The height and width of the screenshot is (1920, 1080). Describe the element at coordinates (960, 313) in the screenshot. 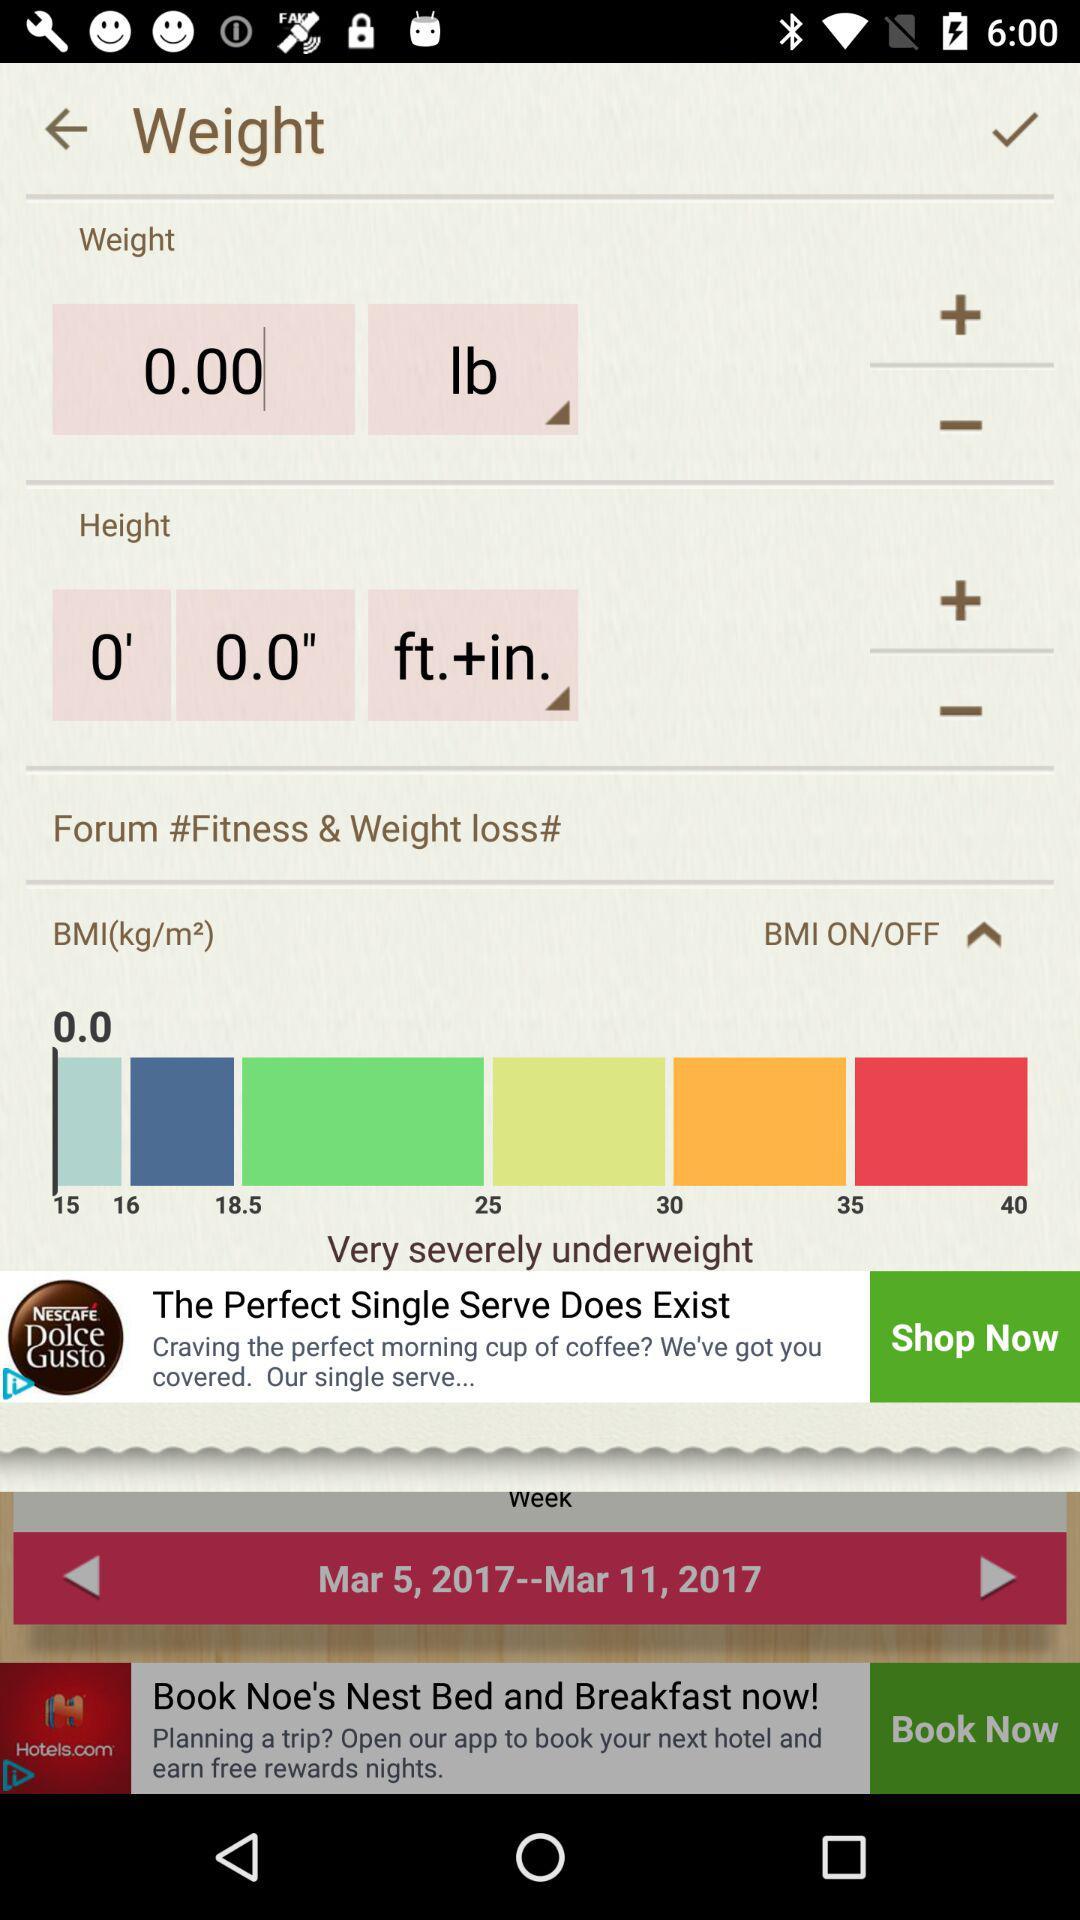

I see `the add icon` at that location.